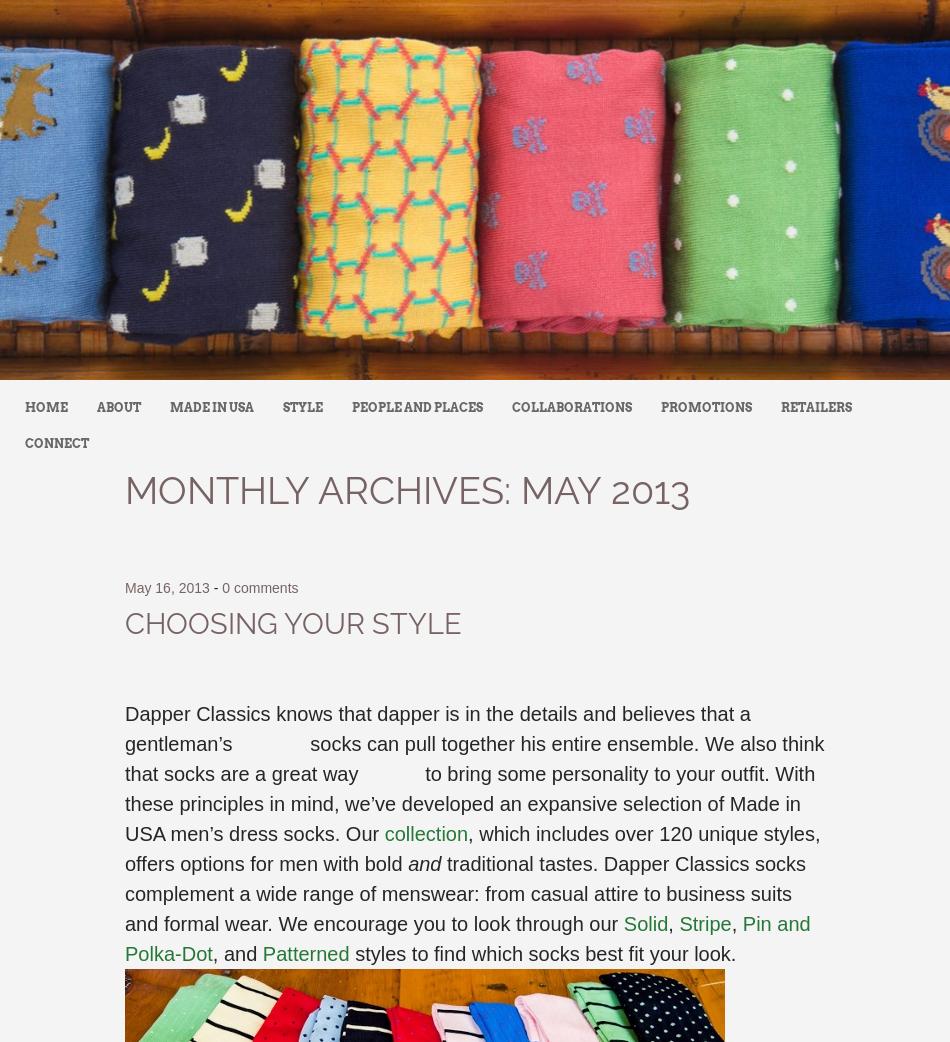 The width and height of the screenshot is (950, 1042). What do you see at coordinates (464, 893) in the screenshot?
I see `'traditional tastes. Dapper Classics socks complement a wide range of menswear: from casual attire to business suits and formal wear. We encourage you to look through our'` at bounding box center [464, 893].